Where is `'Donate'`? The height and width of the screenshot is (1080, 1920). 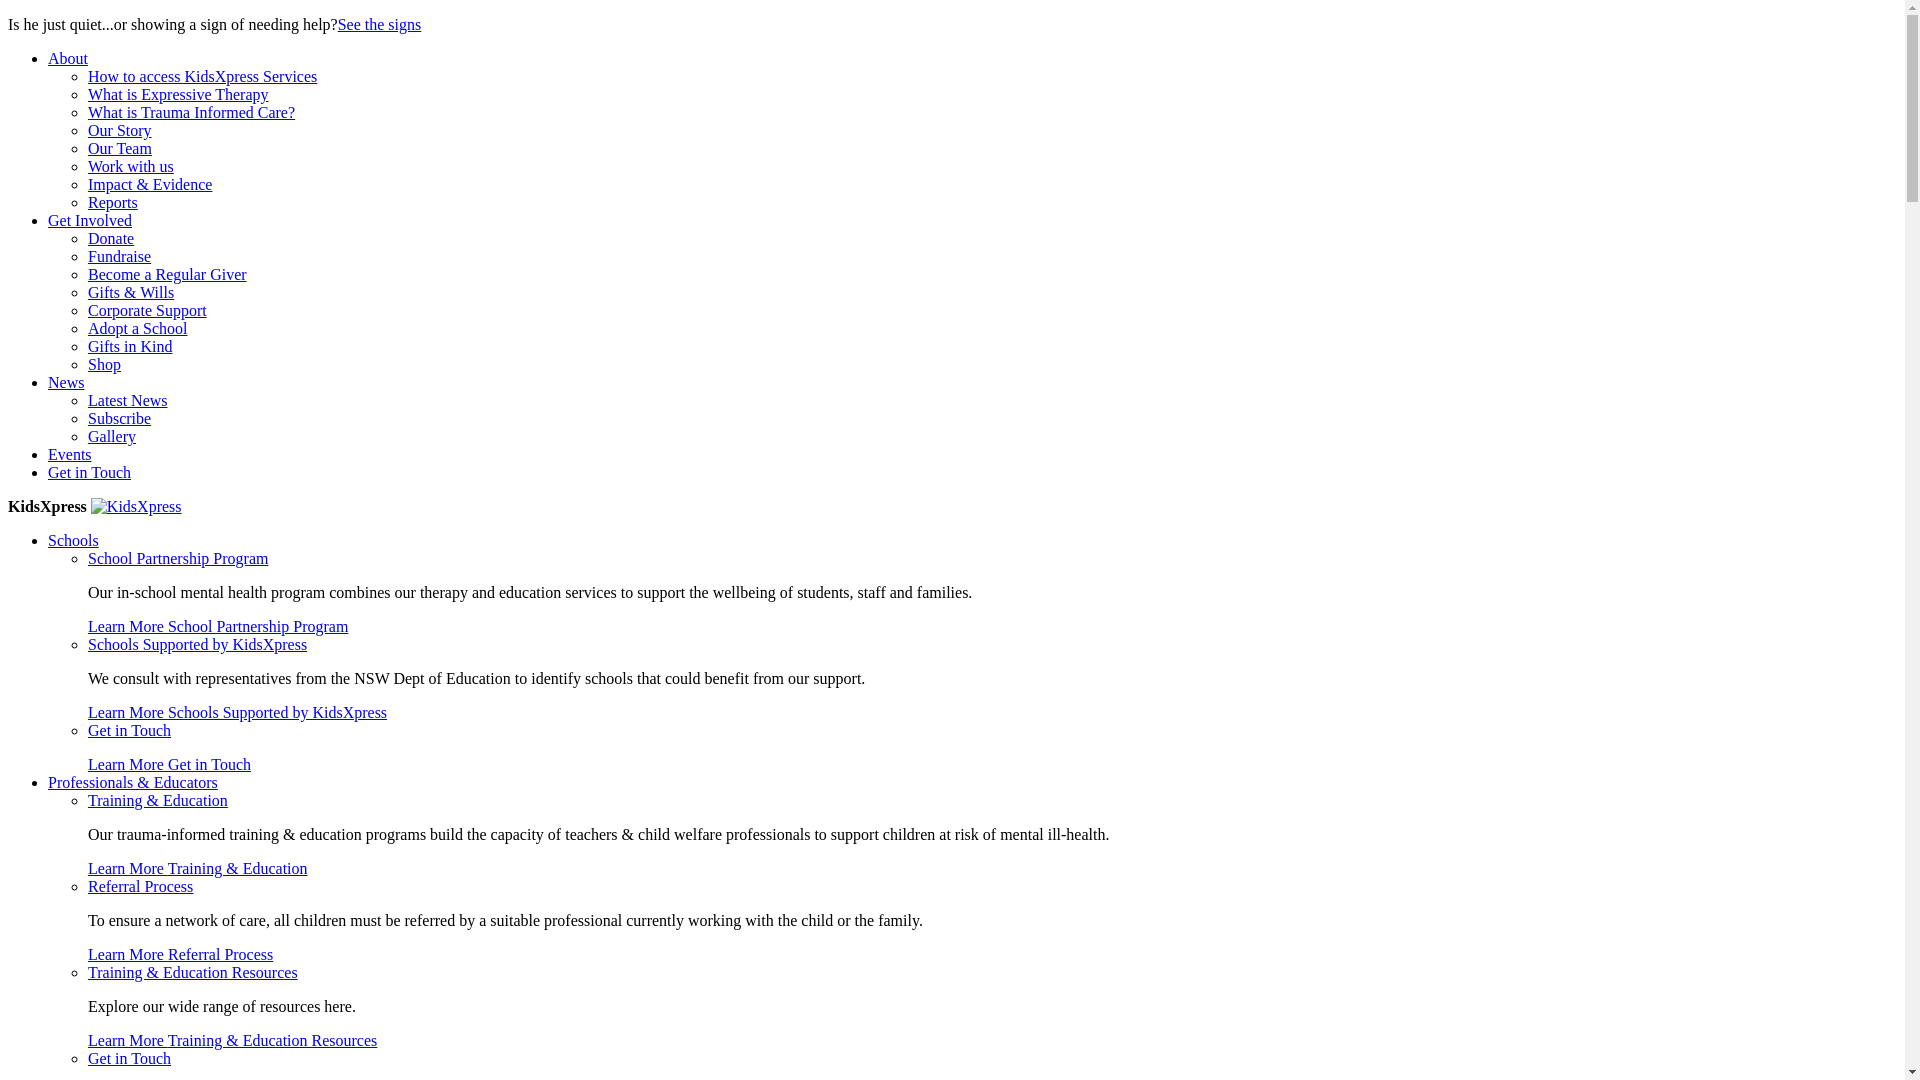
'Donate' is located at coordinates (86, 237).